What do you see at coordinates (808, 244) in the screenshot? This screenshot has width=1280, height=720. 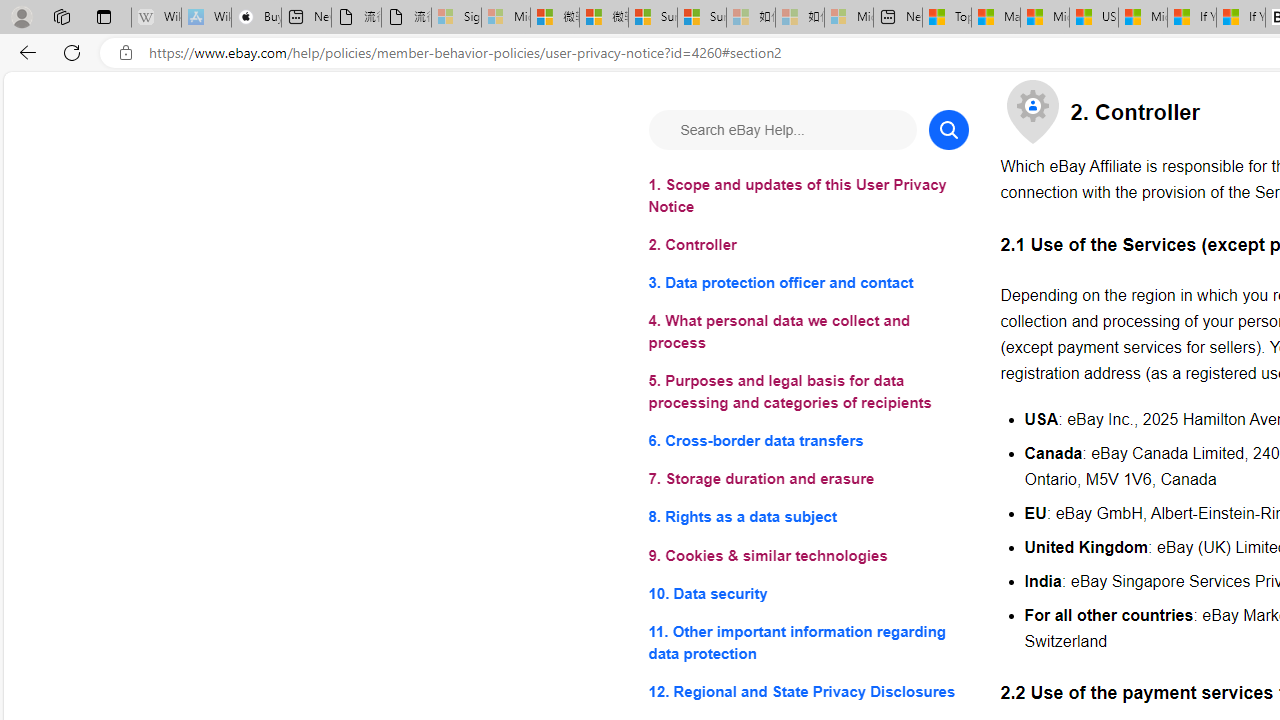 I see `'2. Controller'` at bounding box center [808, 244].